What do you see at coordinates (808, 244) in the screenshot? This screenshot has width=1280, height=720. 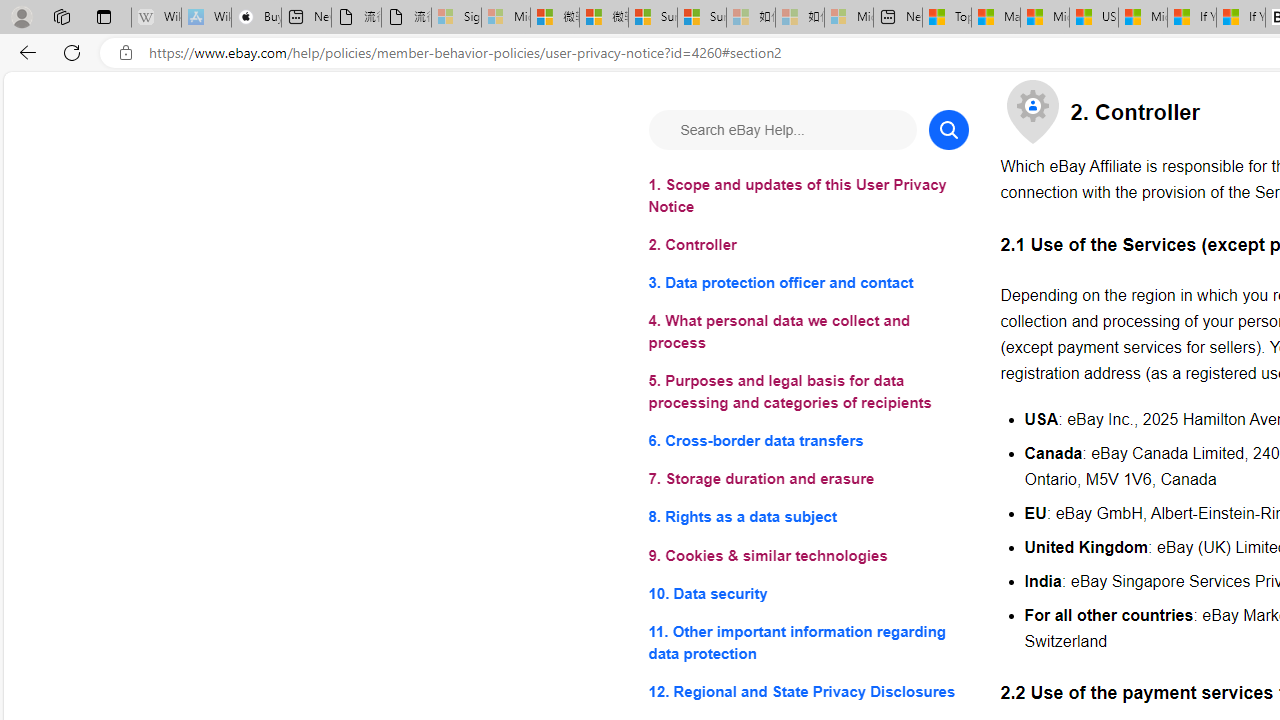 I see `'2. Controller'` at bounding box center [808, 244].